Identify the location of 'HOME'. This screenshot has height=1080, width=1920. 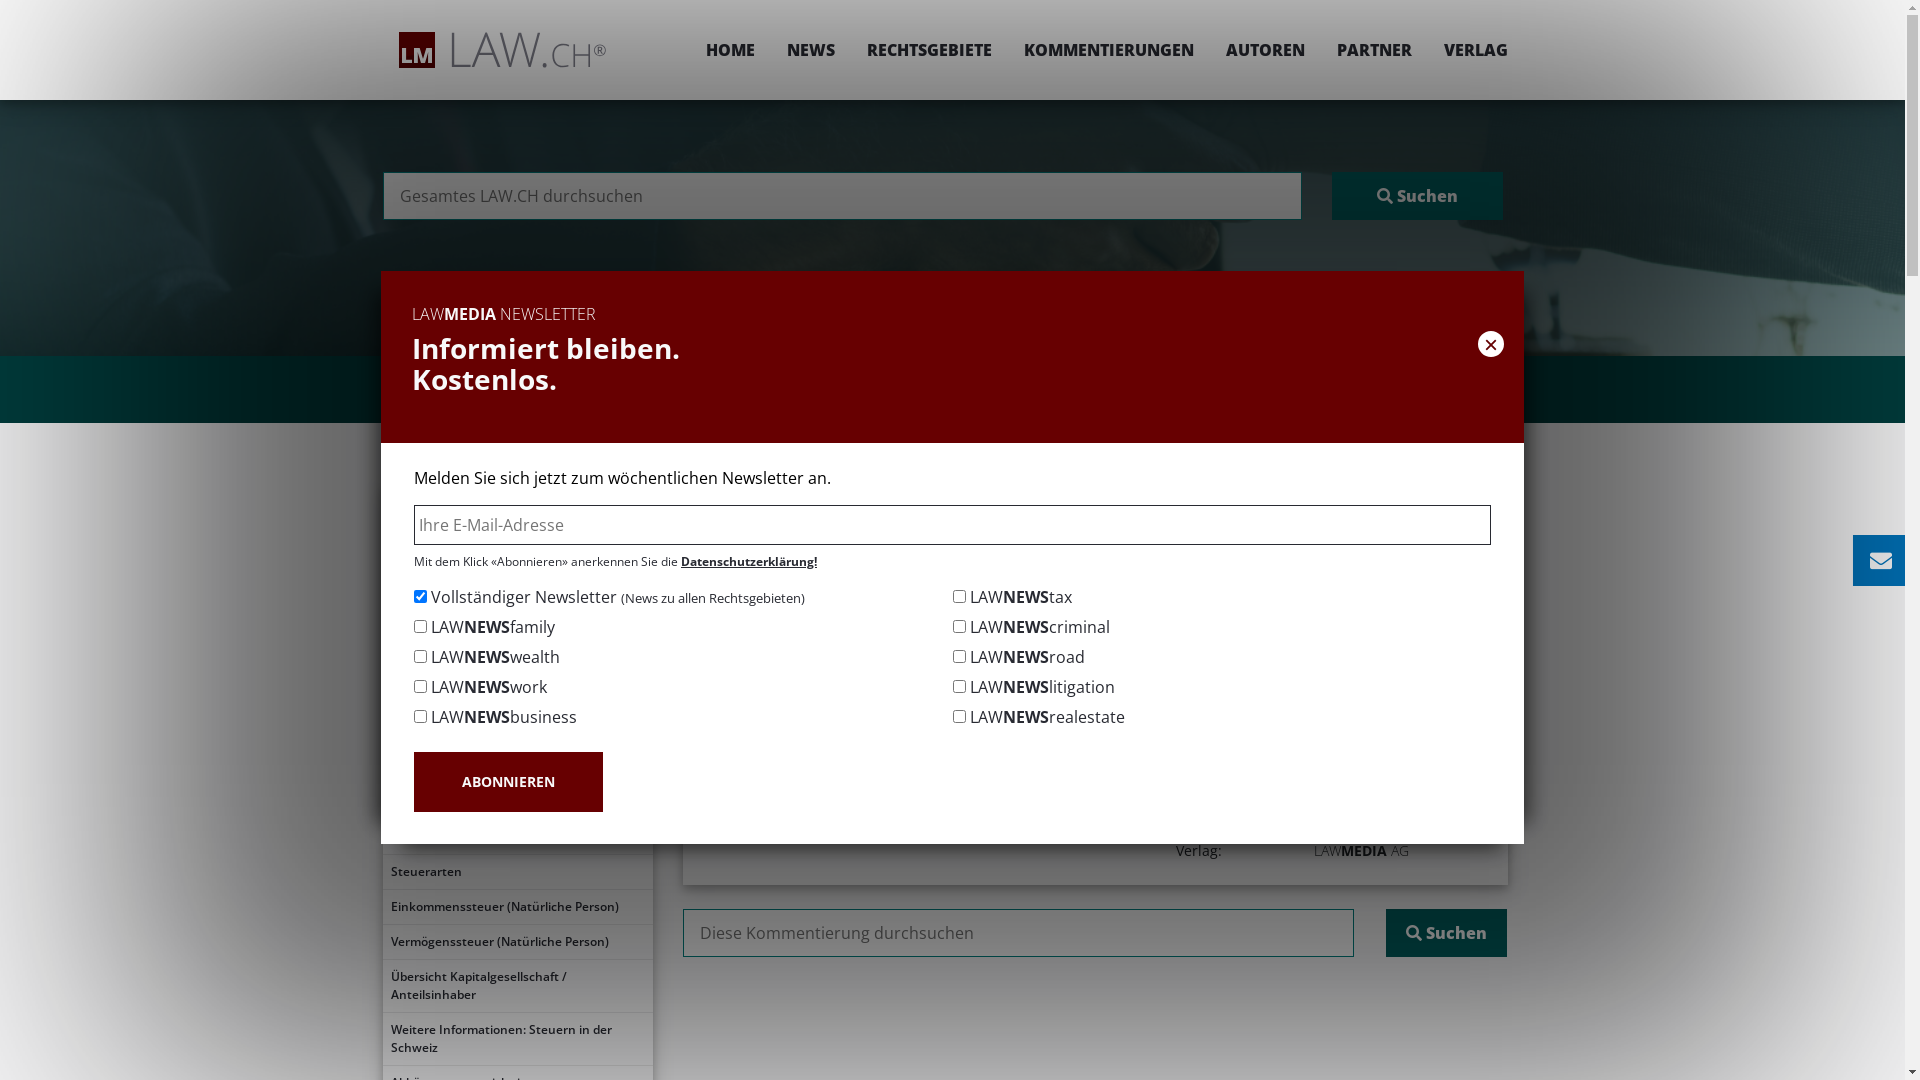
(729, 49).